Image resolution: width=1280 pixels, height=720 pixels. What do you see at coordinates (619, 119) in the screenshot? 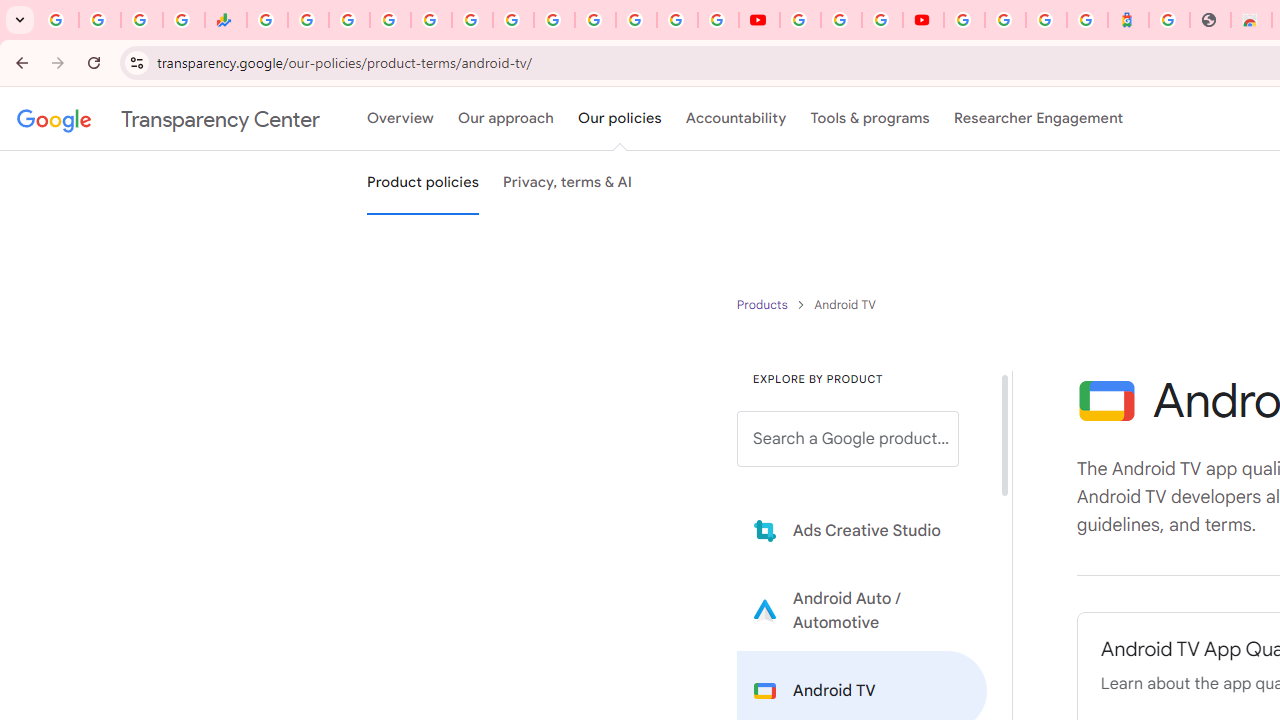
I see `'Our policies'` at bounding box center [619, 119].